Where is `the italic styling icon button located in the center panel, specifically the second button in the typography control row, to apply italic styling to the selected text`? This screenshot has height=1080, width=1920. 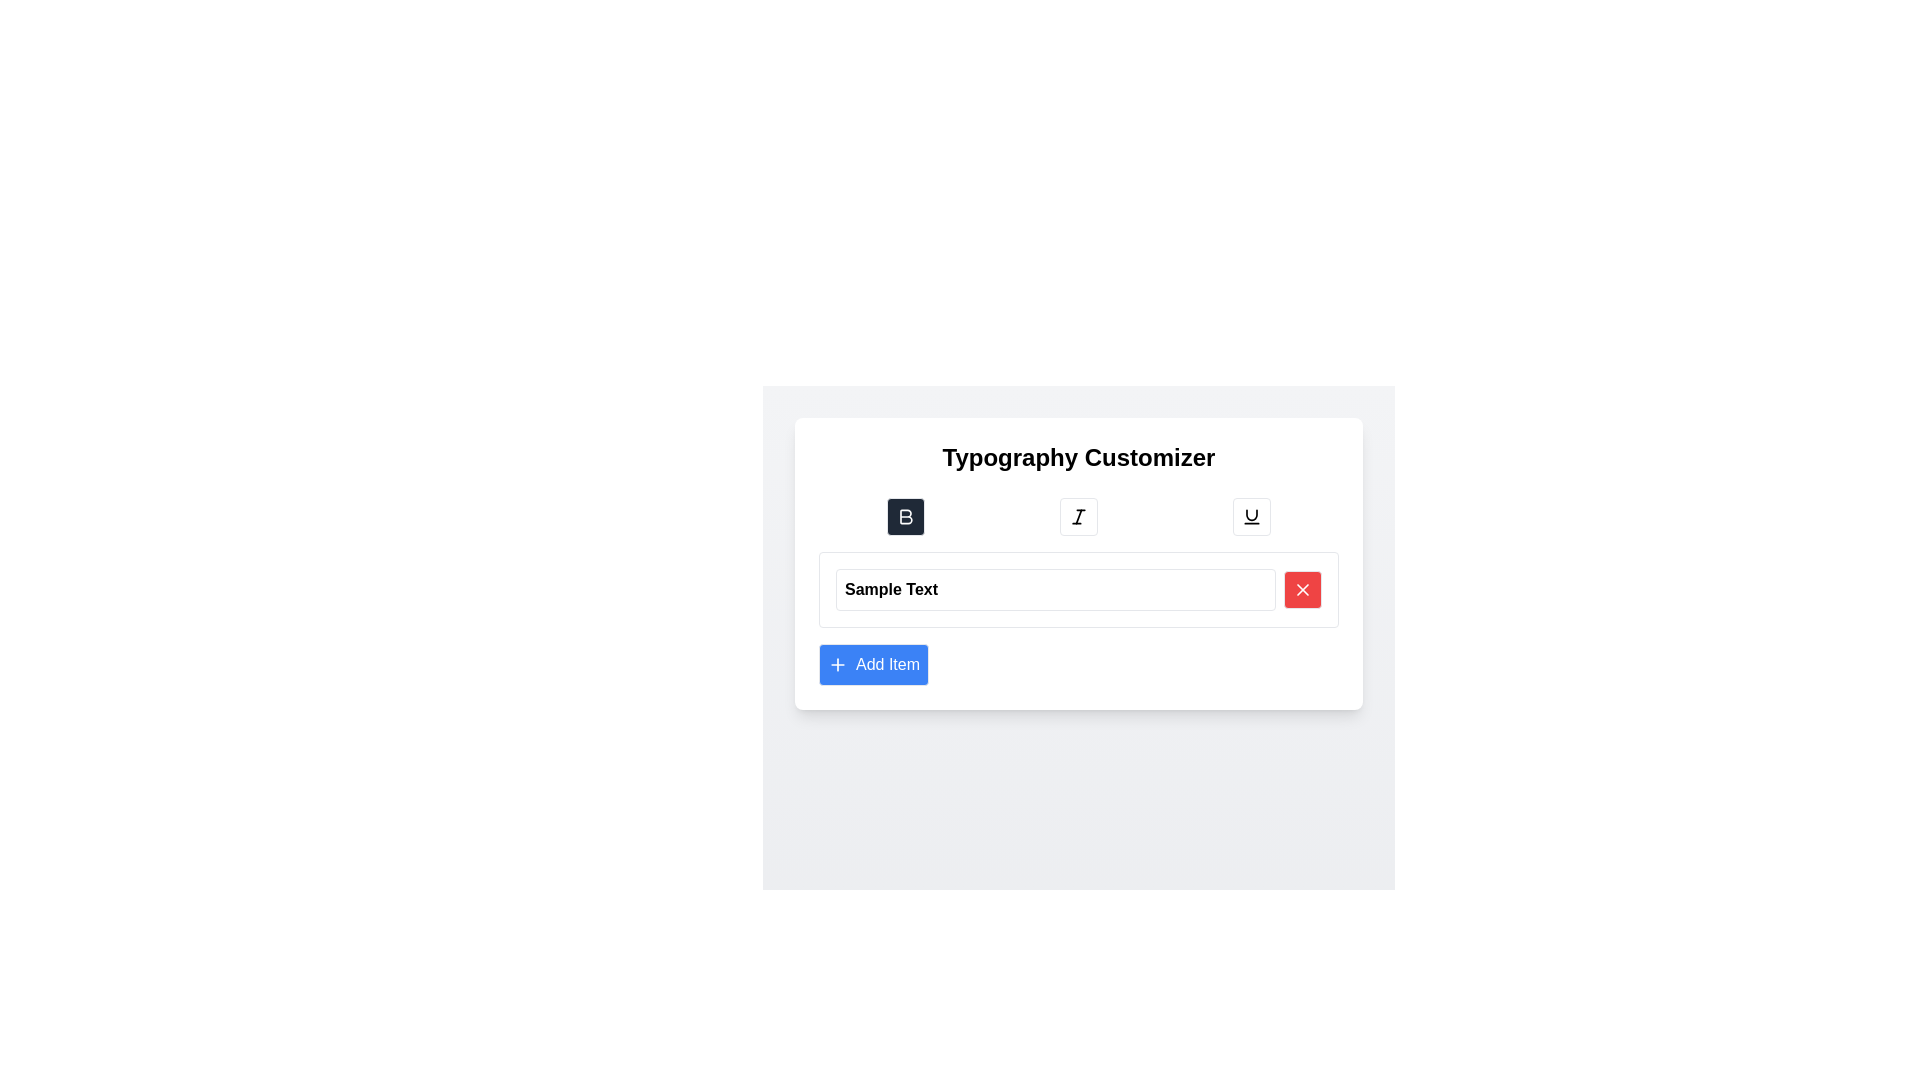 the italic styling icon button located in the center panel, specifically the second button in the typography control row, to apply italic styling to the selected text is located at coordinates (1078, 515).